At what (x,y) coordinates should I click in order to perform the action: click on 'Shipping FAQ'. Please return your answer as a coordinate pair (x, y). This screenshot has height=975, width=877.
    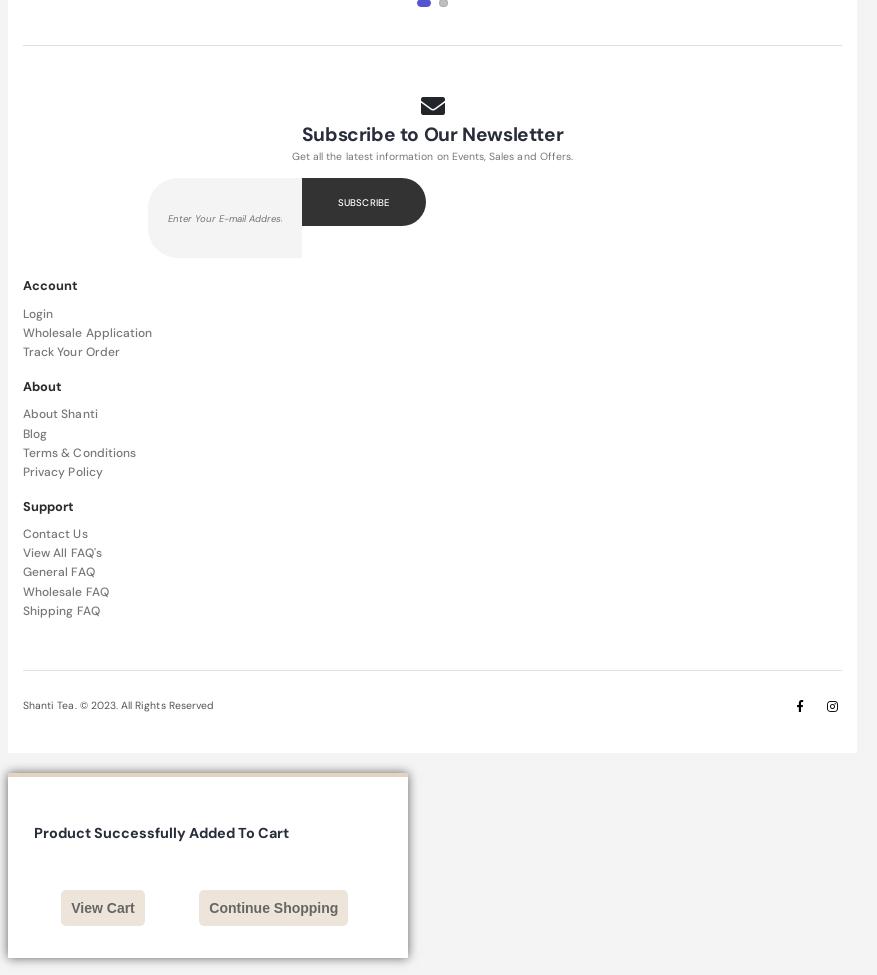
    Looking at the image, I should click on (21, 609).